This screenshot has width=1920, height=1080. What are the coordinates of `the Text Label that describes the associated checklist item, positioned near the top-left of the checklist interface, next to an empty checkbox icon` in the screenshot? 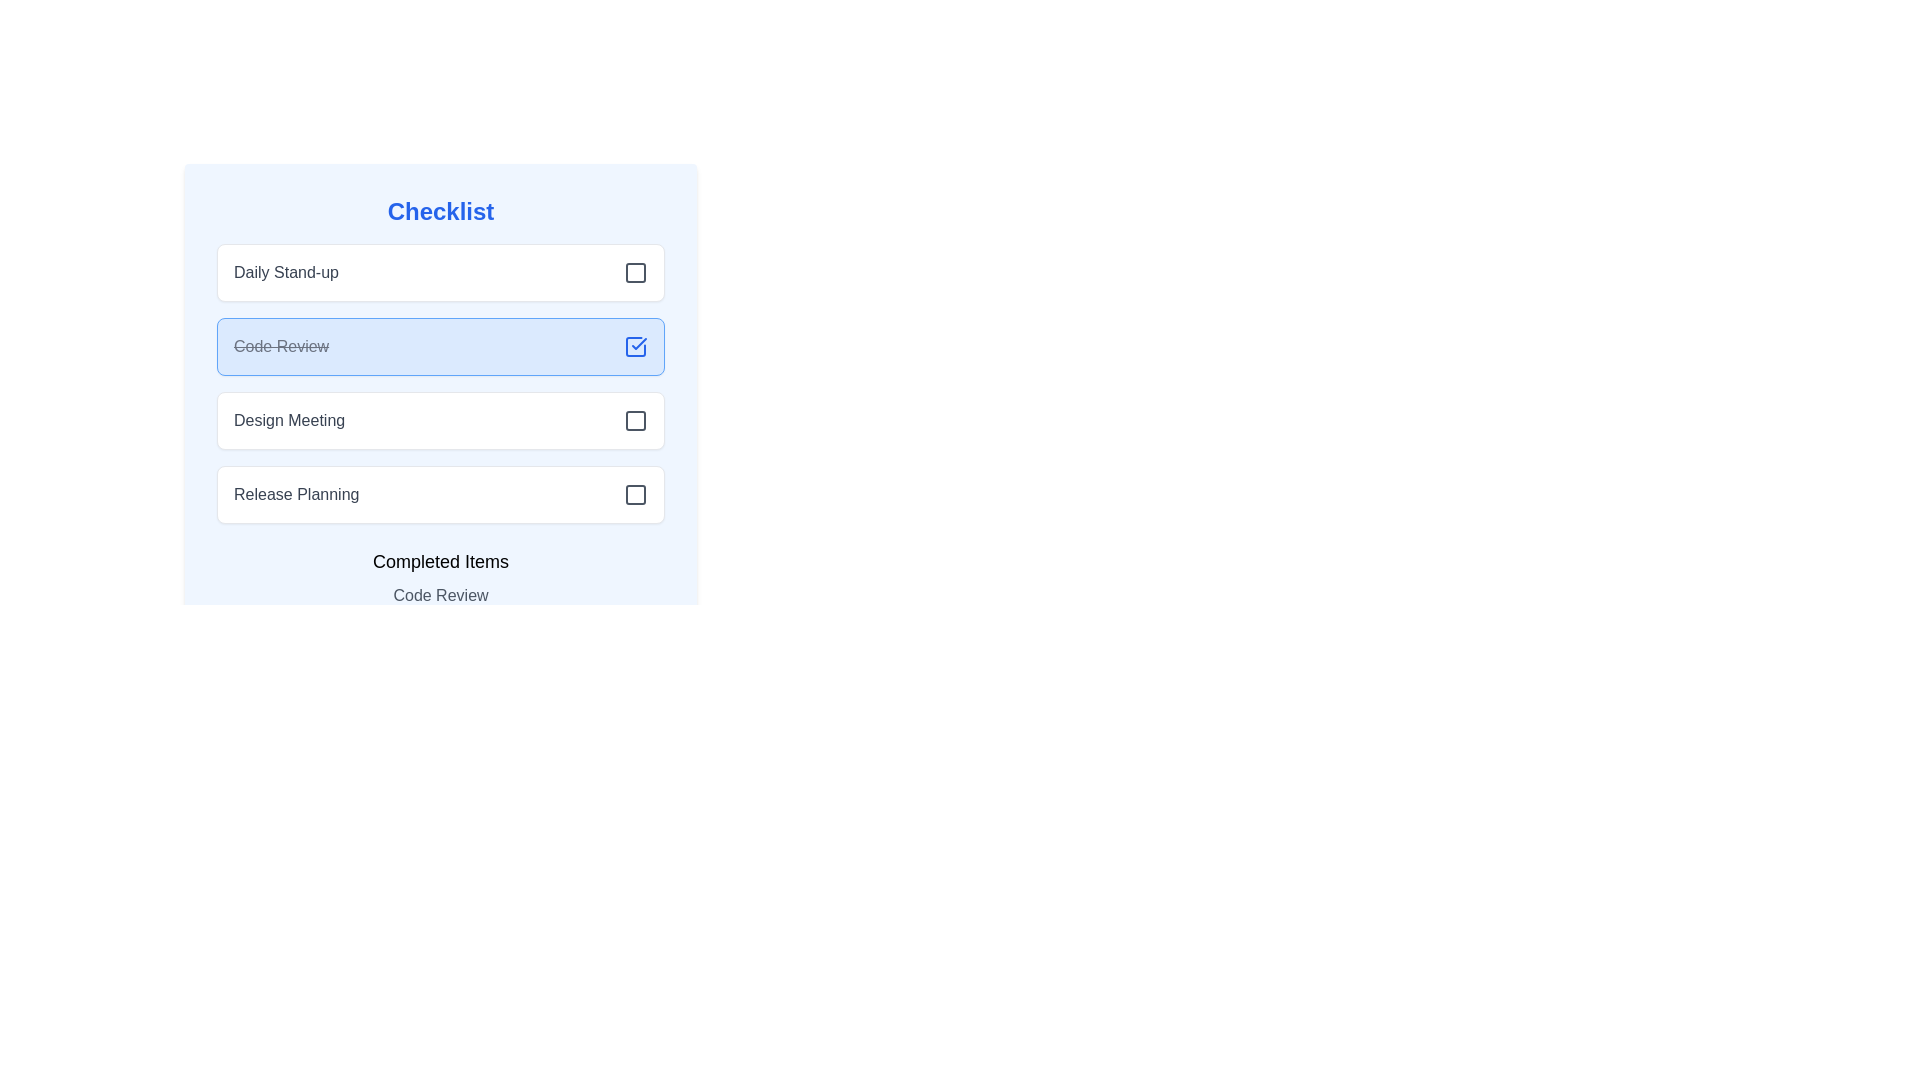 It's located at (285, 273).